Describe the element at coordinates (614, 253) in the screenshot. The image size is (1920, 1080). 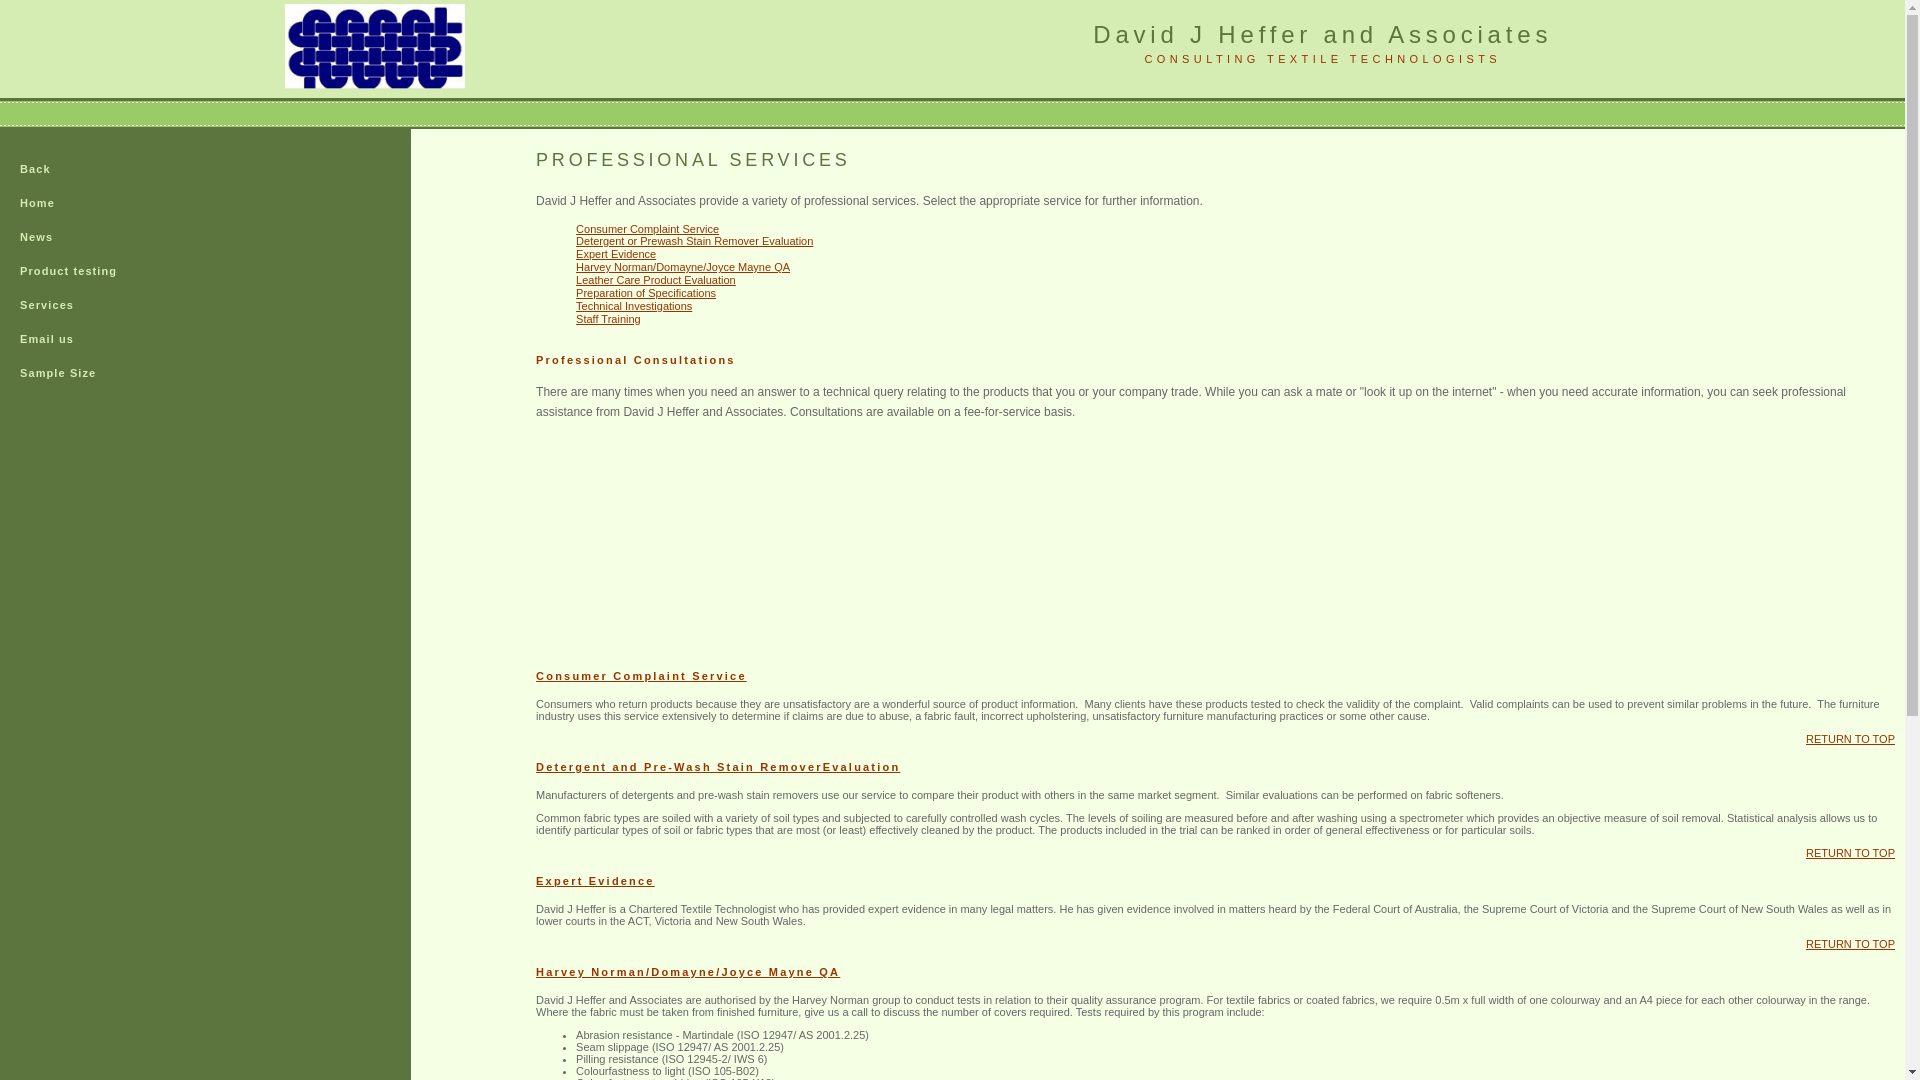
I see `'Expert Evidence'` at that location.